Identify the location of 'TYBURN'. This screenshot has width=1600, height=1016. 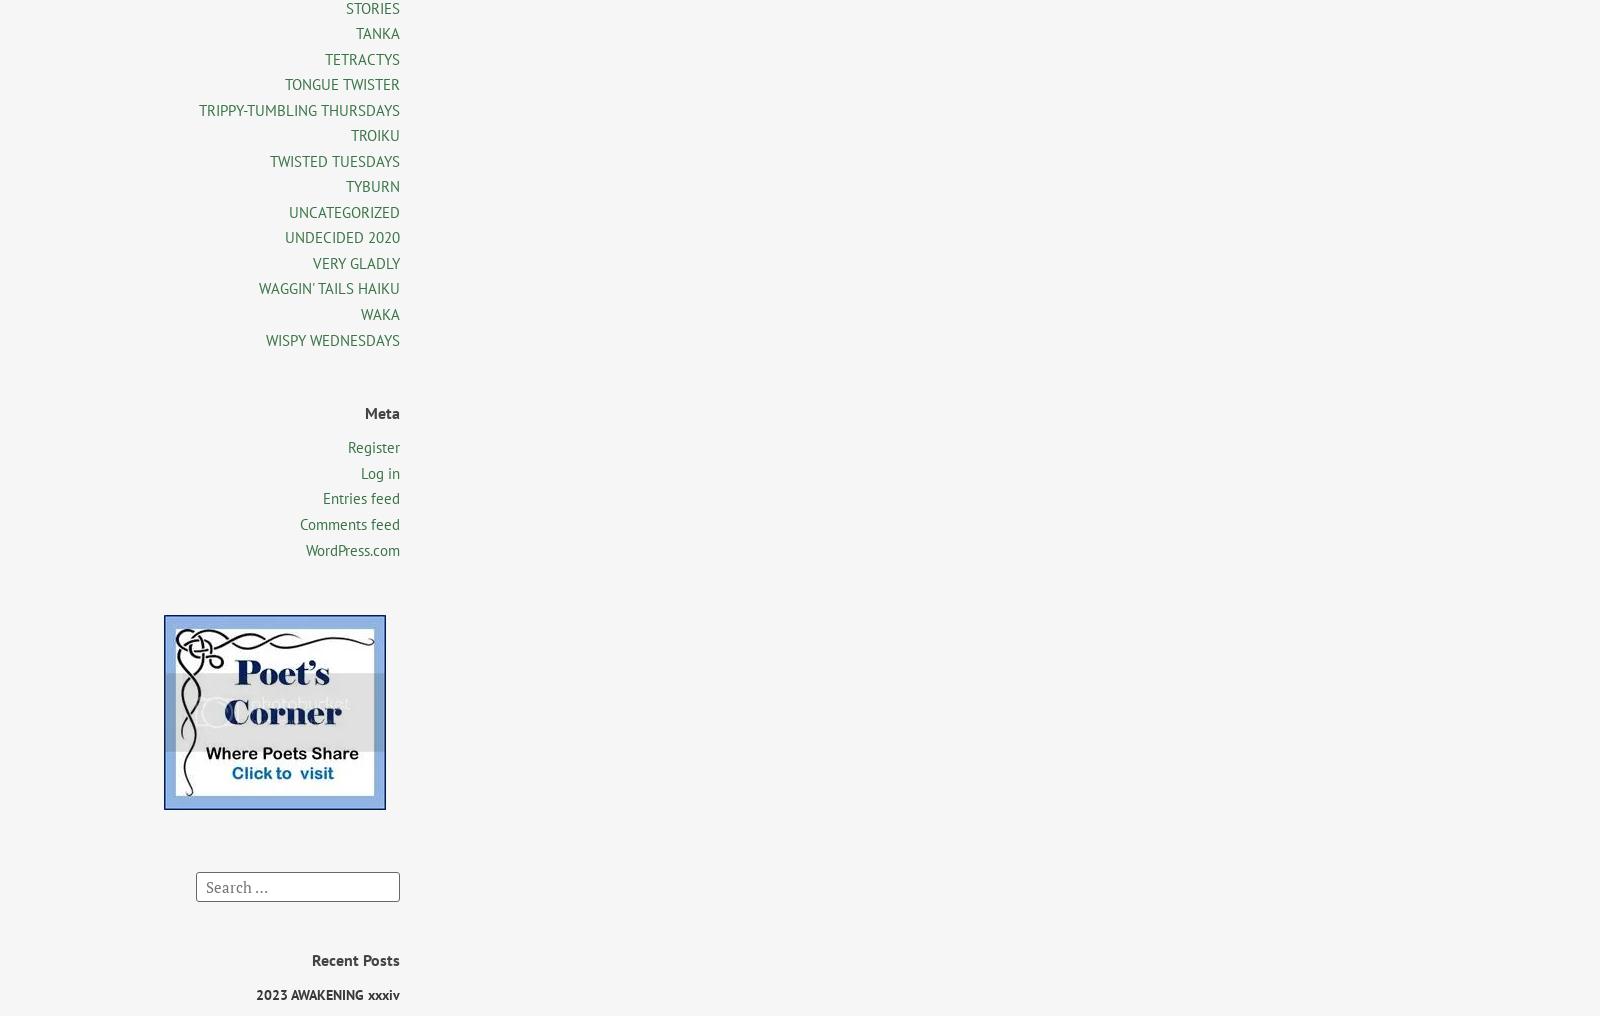
(372, 185).